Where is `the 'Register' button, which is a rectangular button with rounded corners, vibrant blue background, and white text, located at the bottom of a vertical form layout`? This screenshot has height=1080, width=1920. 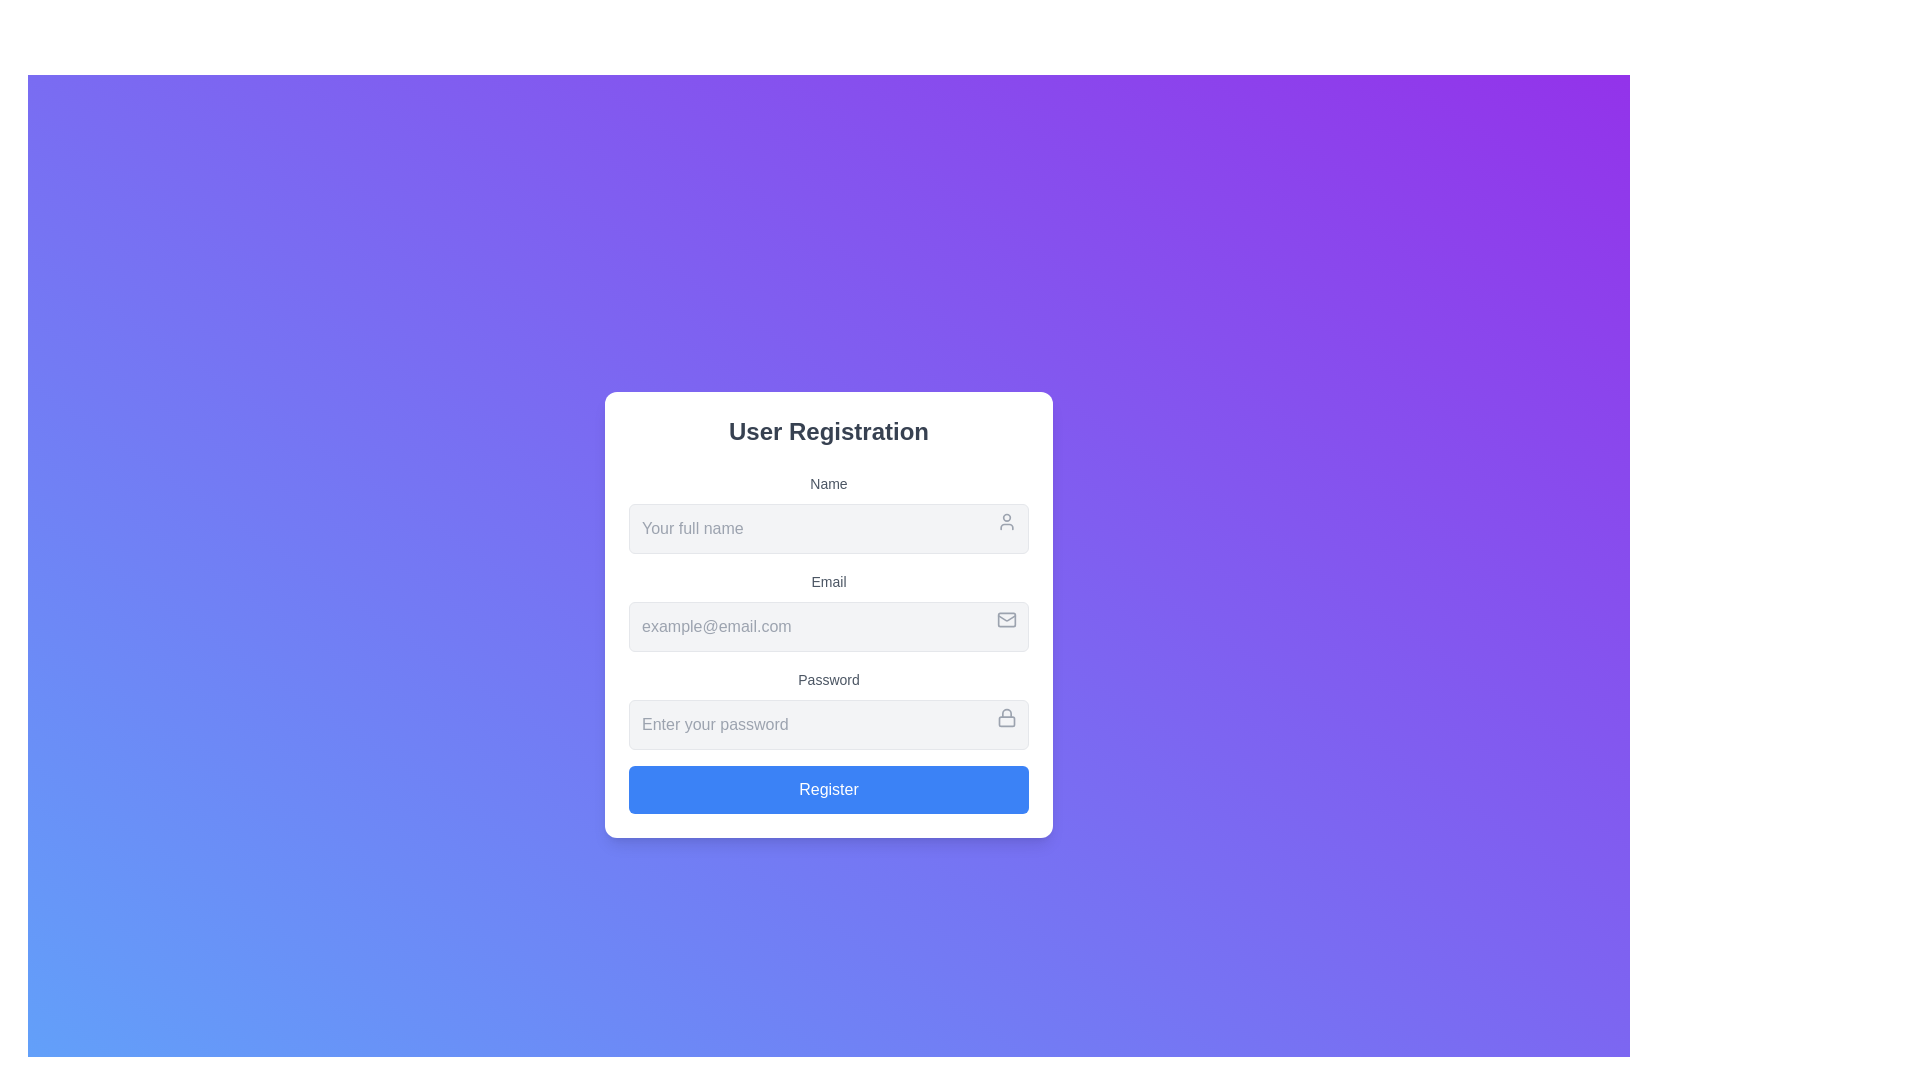 the 'Register' button, which is a rectangular button with rounded corners, vibrant blue background, and white text, located at the bottom of a vertical form layout is located at coordinates (829, 789).